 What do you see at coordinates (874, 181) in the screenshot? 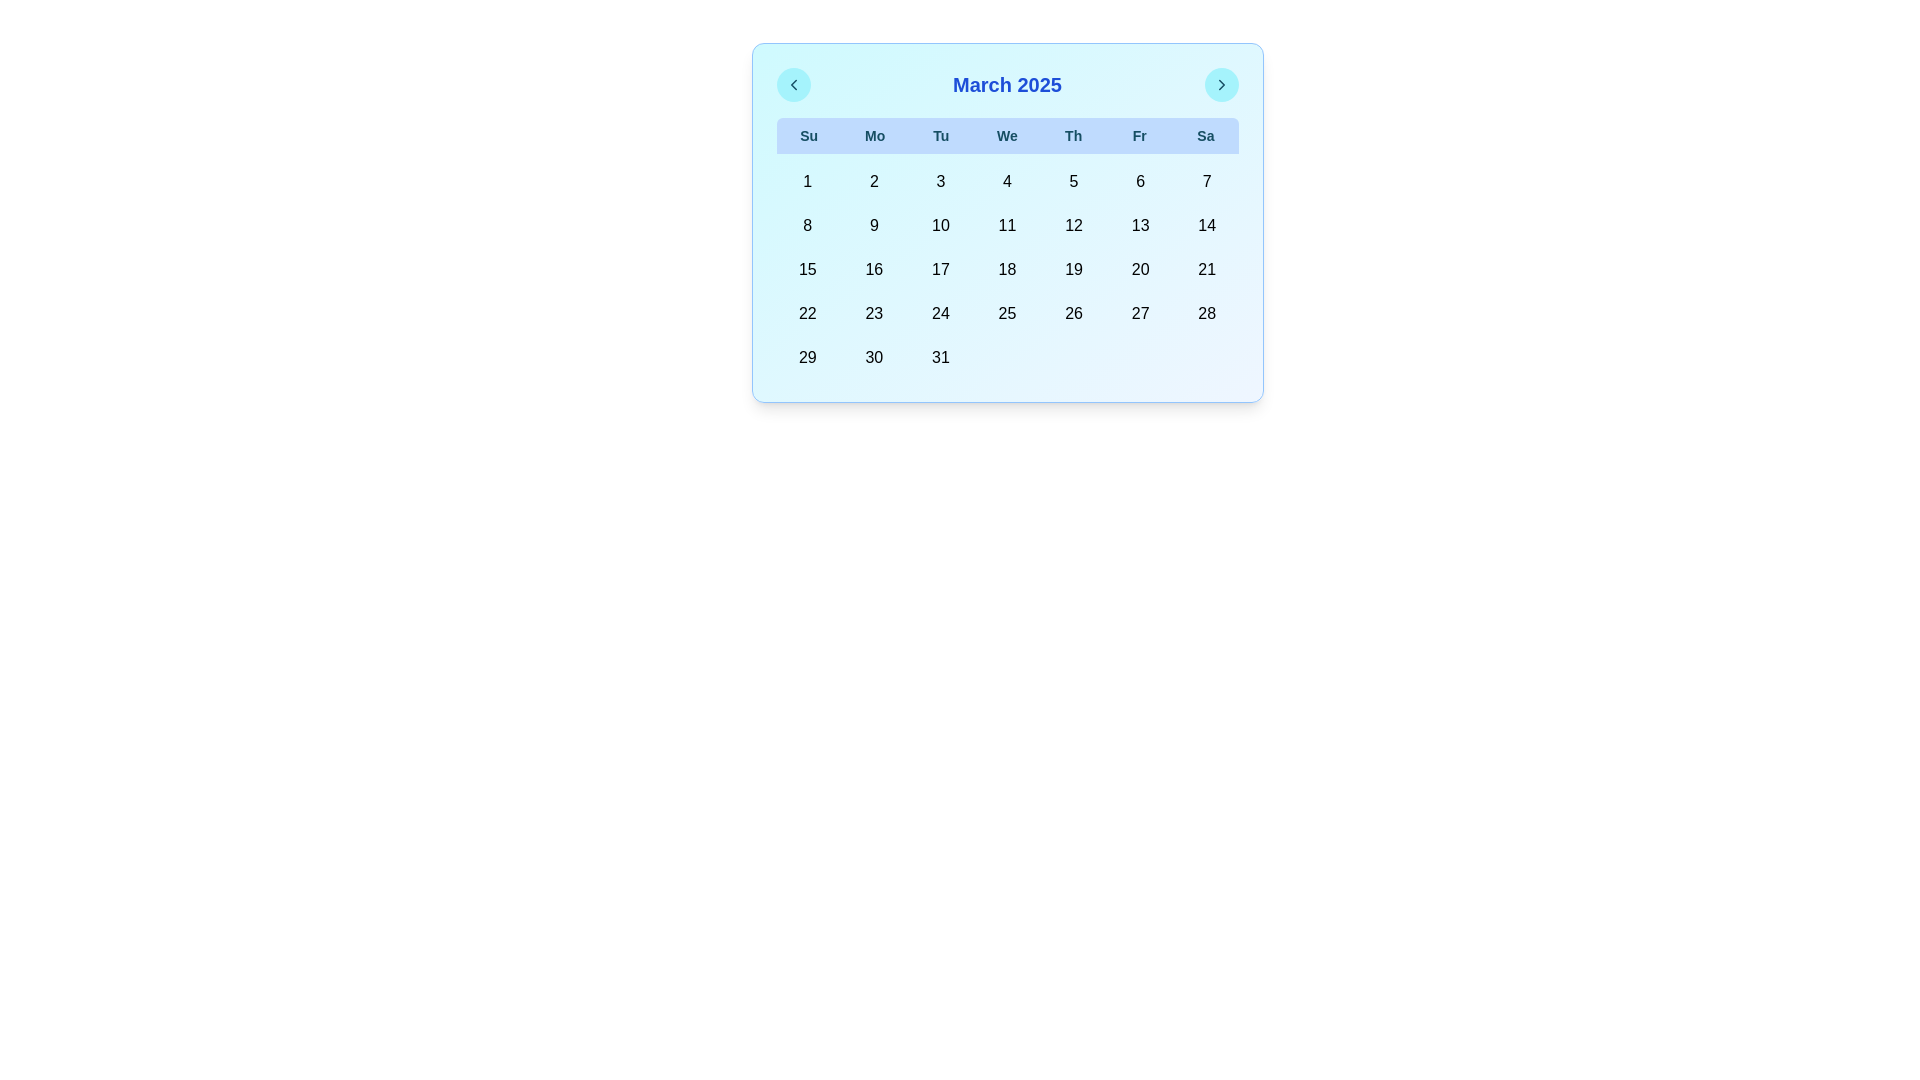
I see `the second day button in the calendar view` at bounding box center [874, 181].